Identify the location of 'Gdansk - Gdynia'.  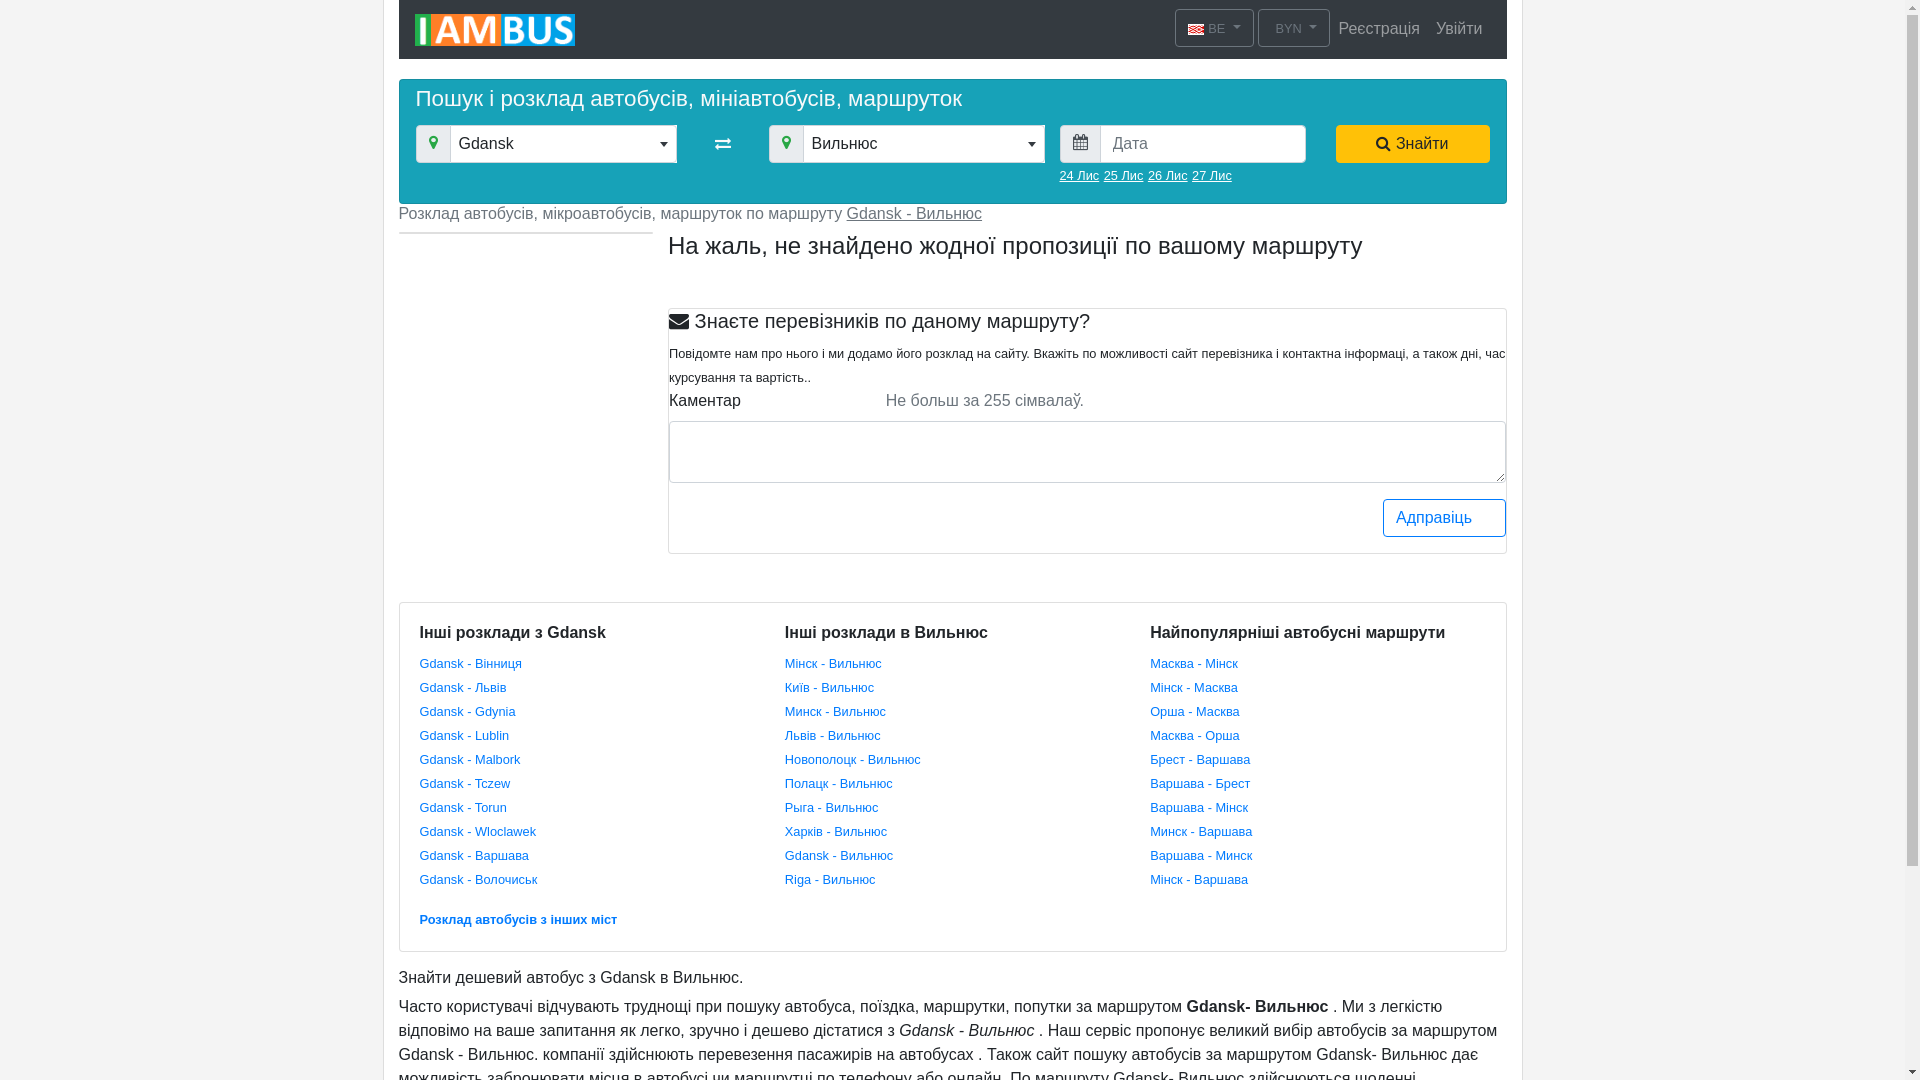
(419, 709).